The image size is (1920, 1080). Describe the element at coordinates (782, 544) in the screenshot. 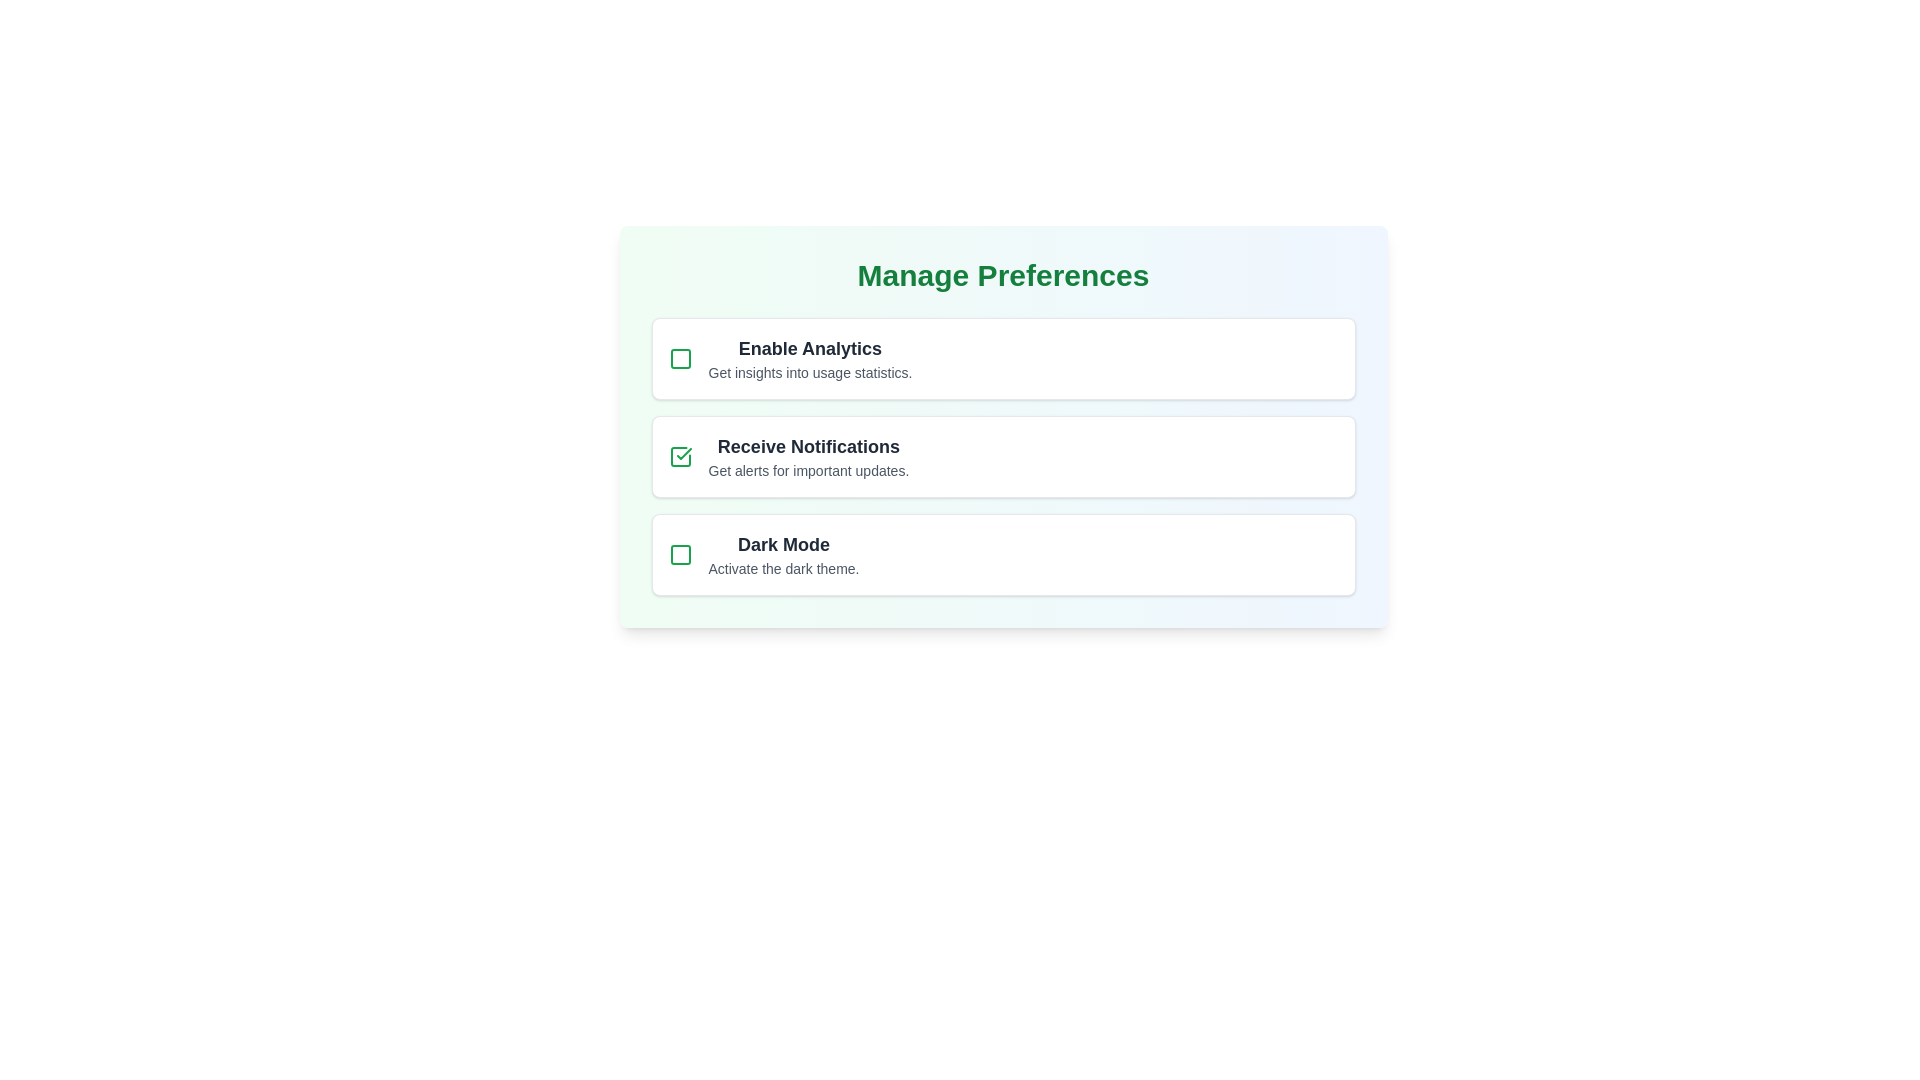

I see `the label element that serves as a title for the third option in the vertical preference list, positioned above the text 'Activate the dark theme.' and to the right of an empty checkbox` at that location.